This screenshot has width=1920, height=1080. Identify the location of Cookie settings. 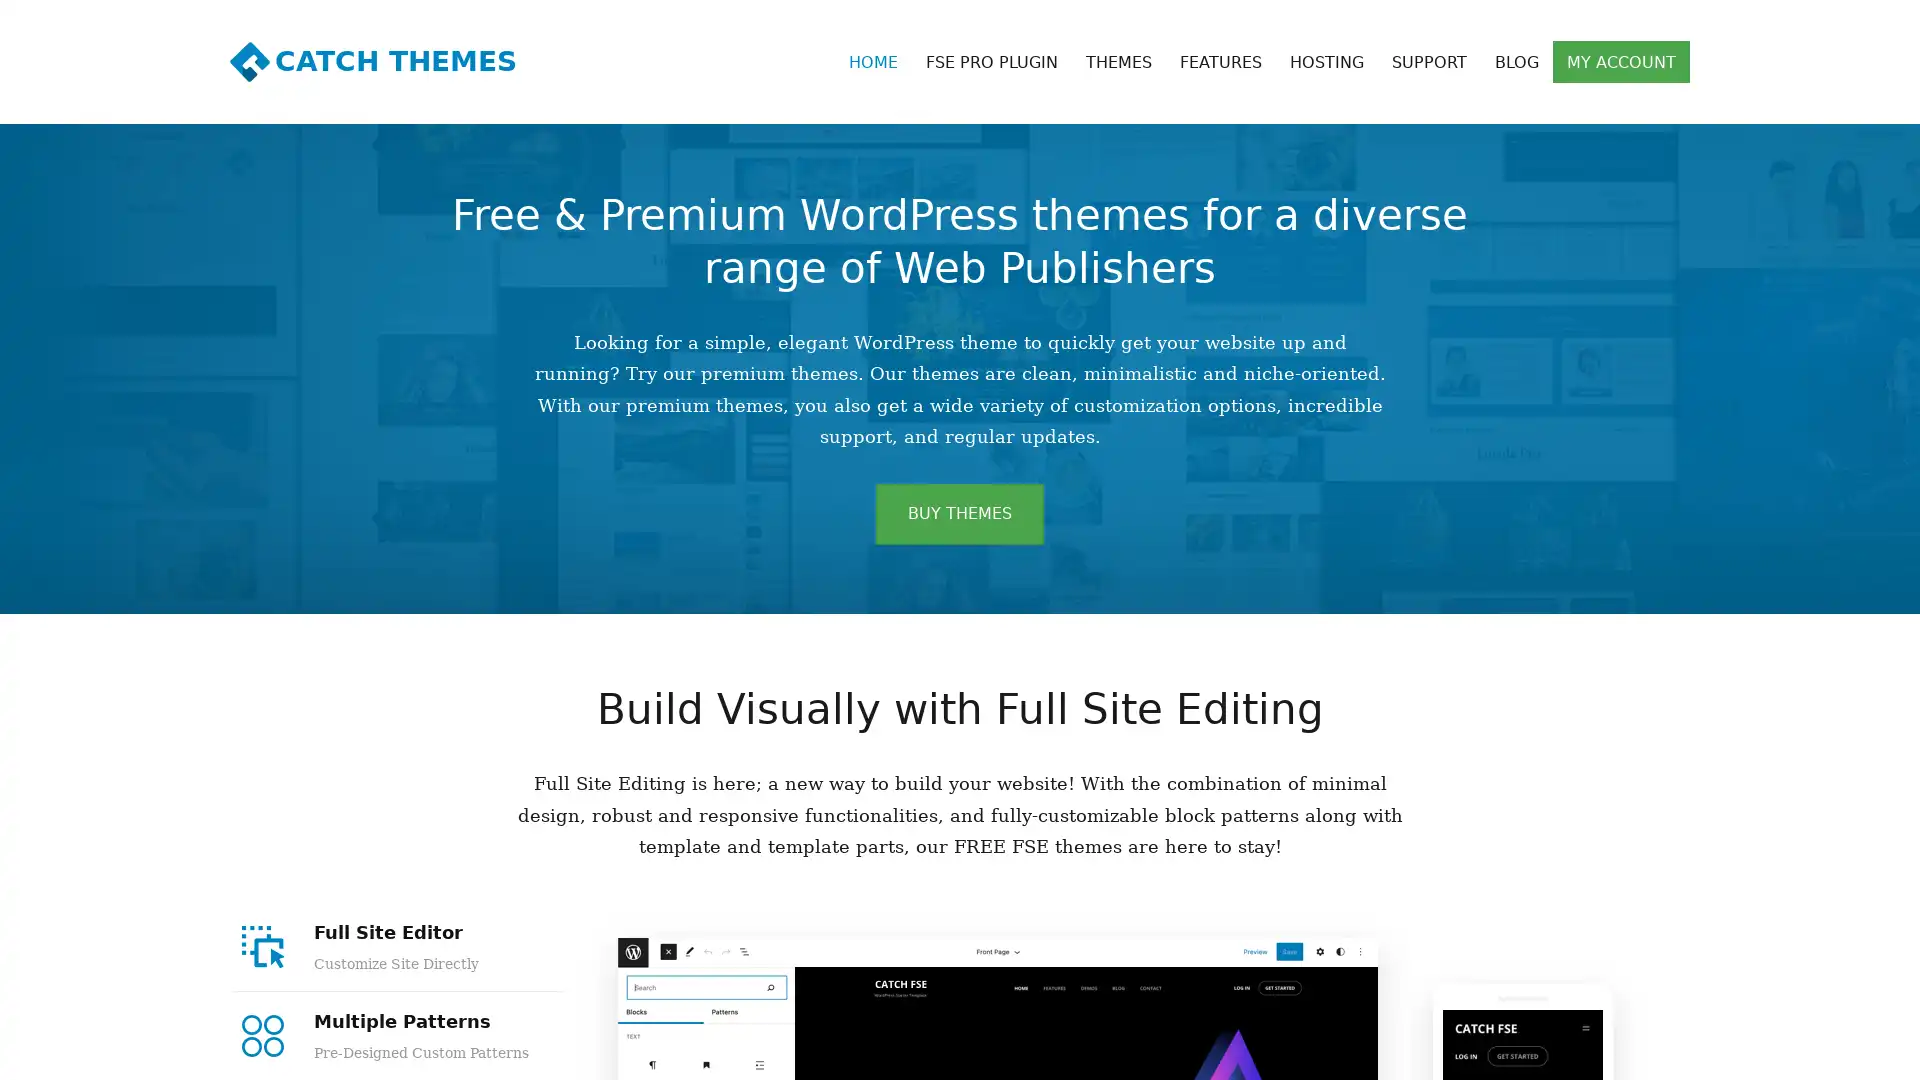
(1769, 1054).